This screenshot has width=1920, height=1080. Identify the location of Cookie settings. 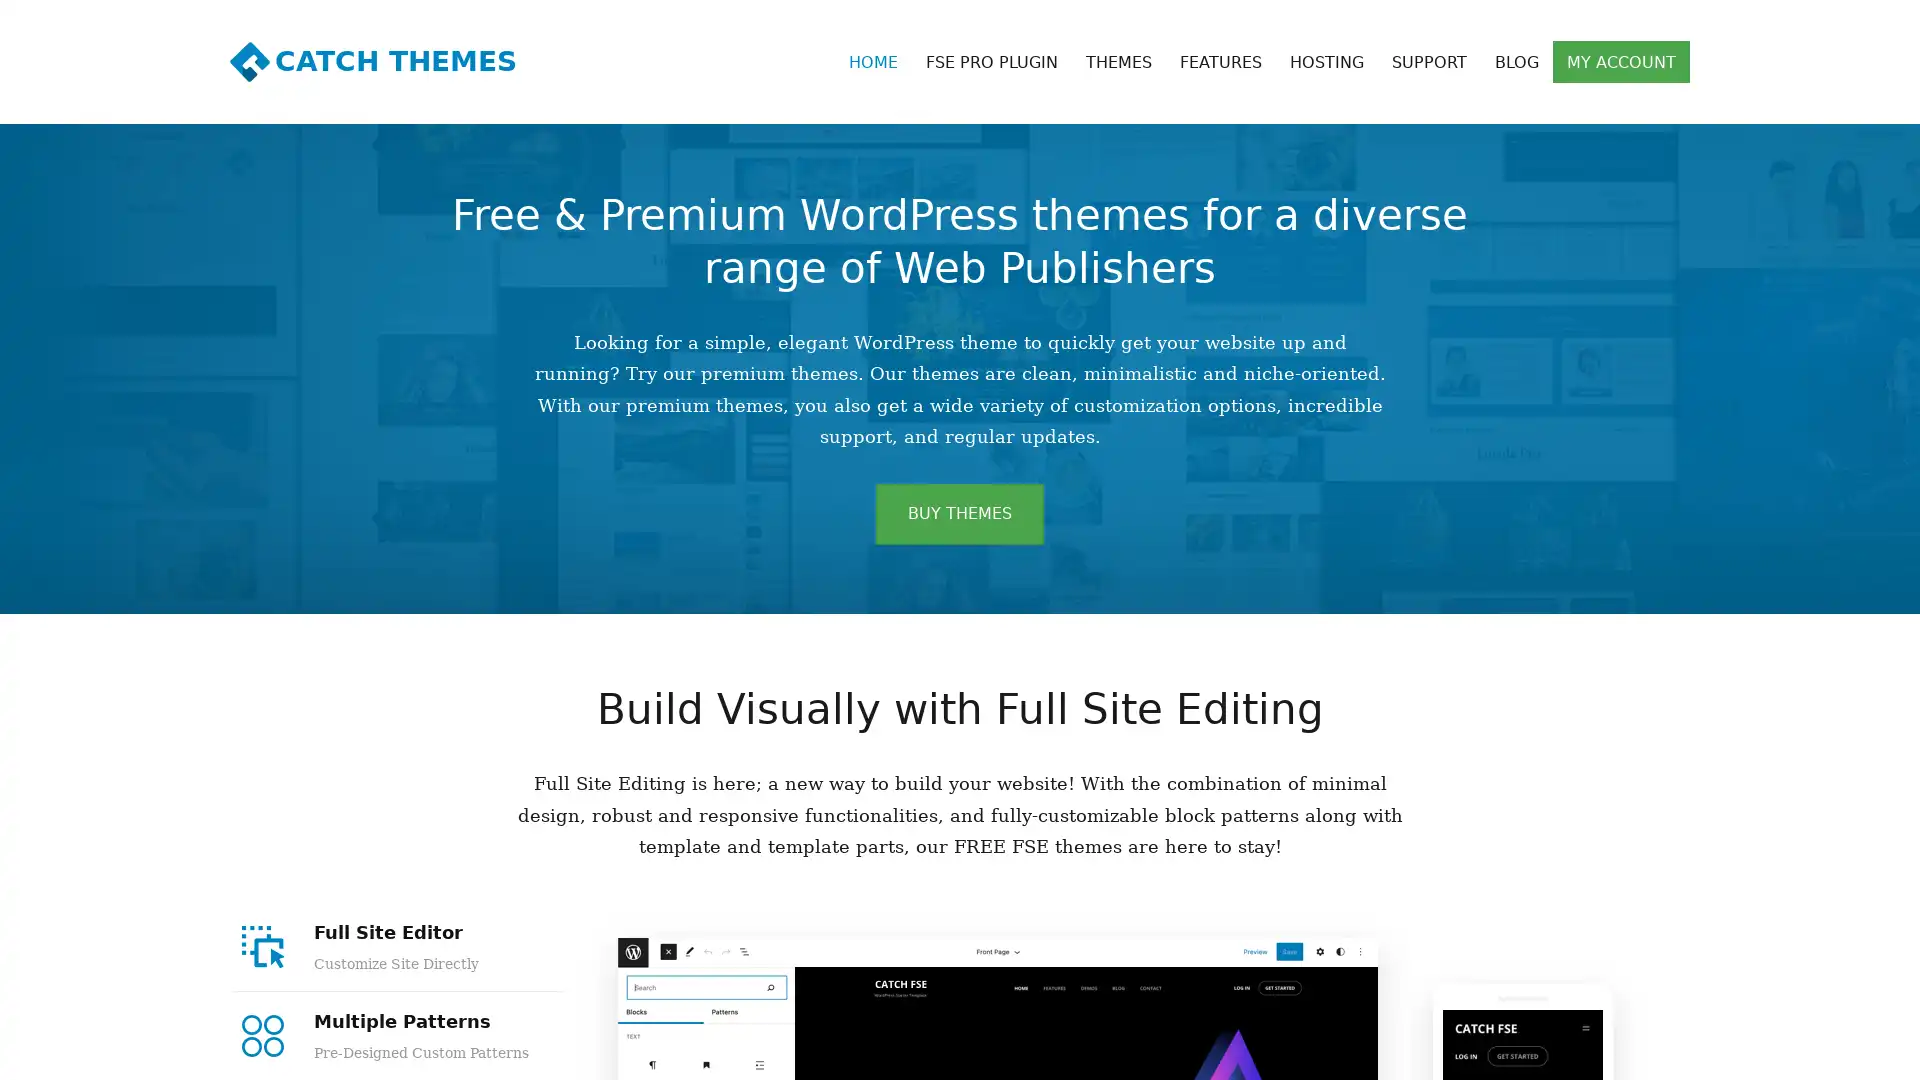
(1769, 1054).